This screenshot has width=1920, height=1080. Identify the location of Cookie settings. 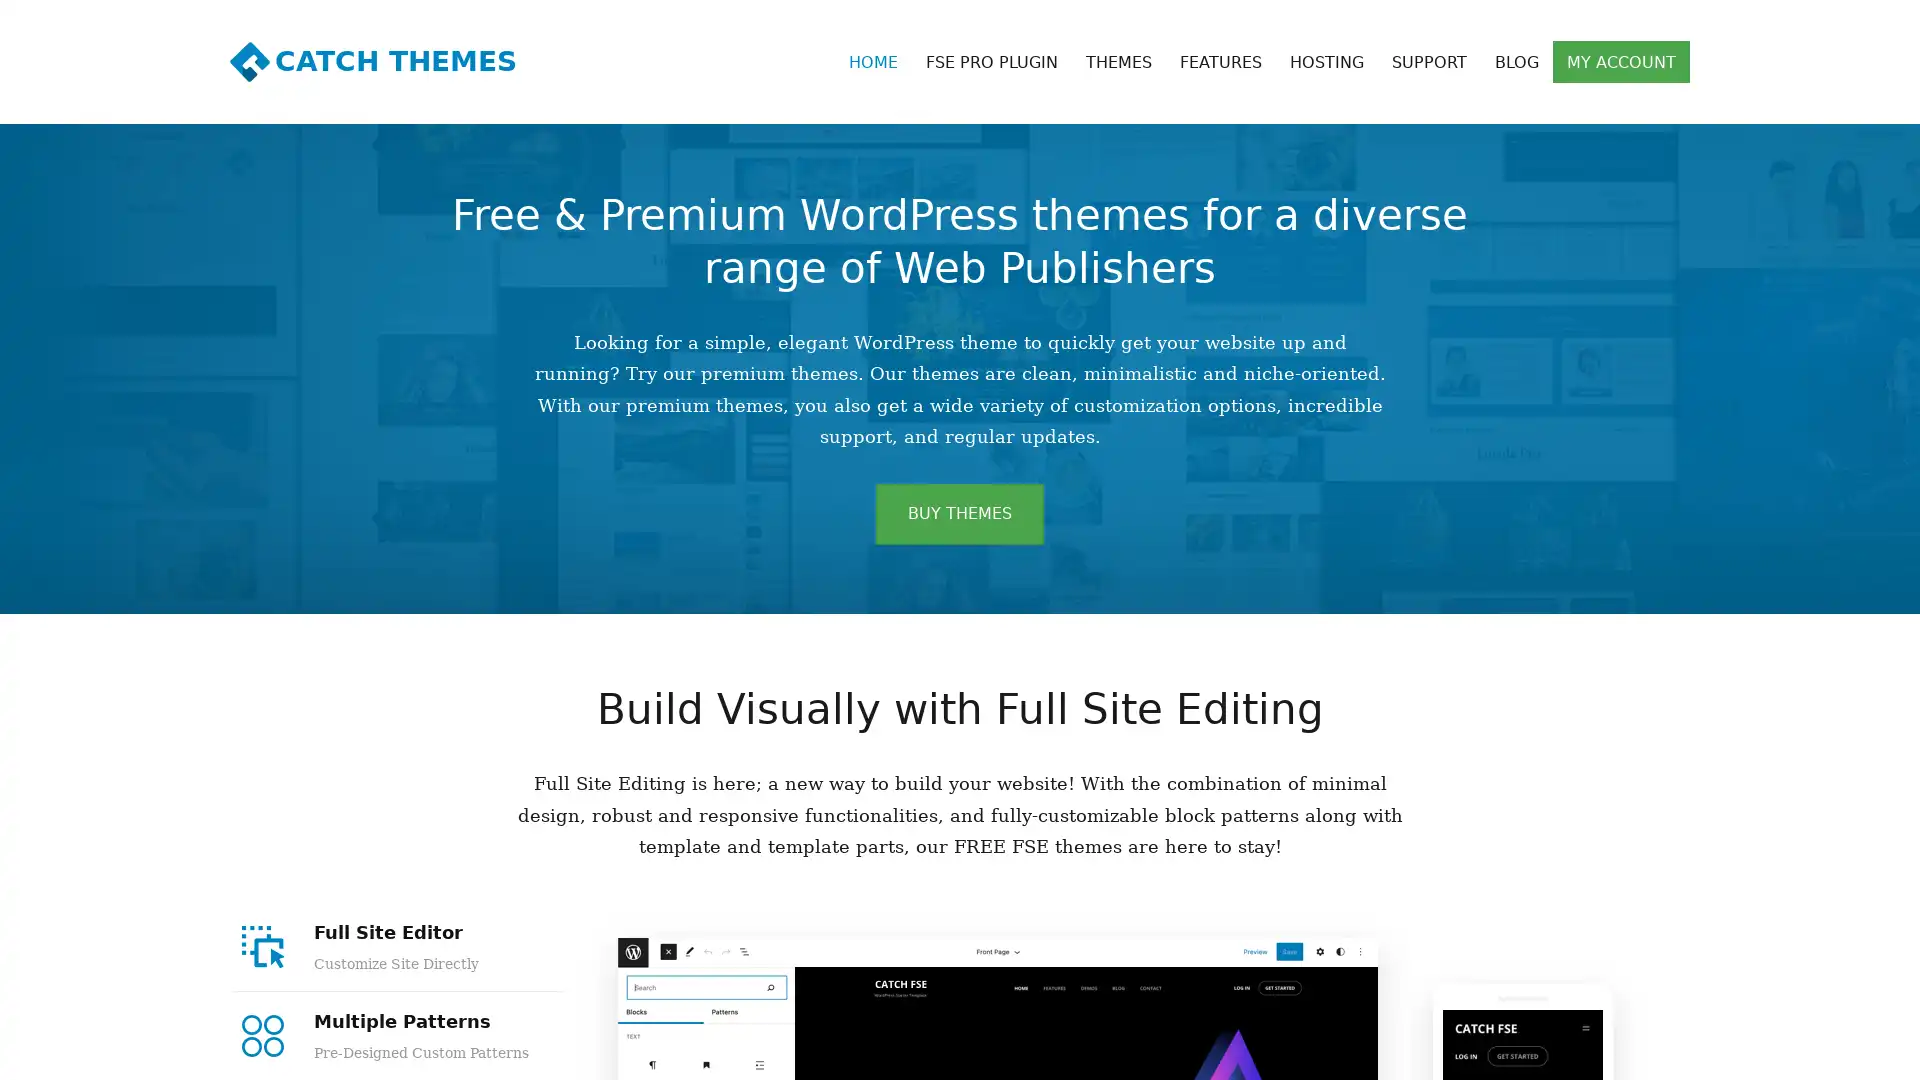
(1769, 1054).